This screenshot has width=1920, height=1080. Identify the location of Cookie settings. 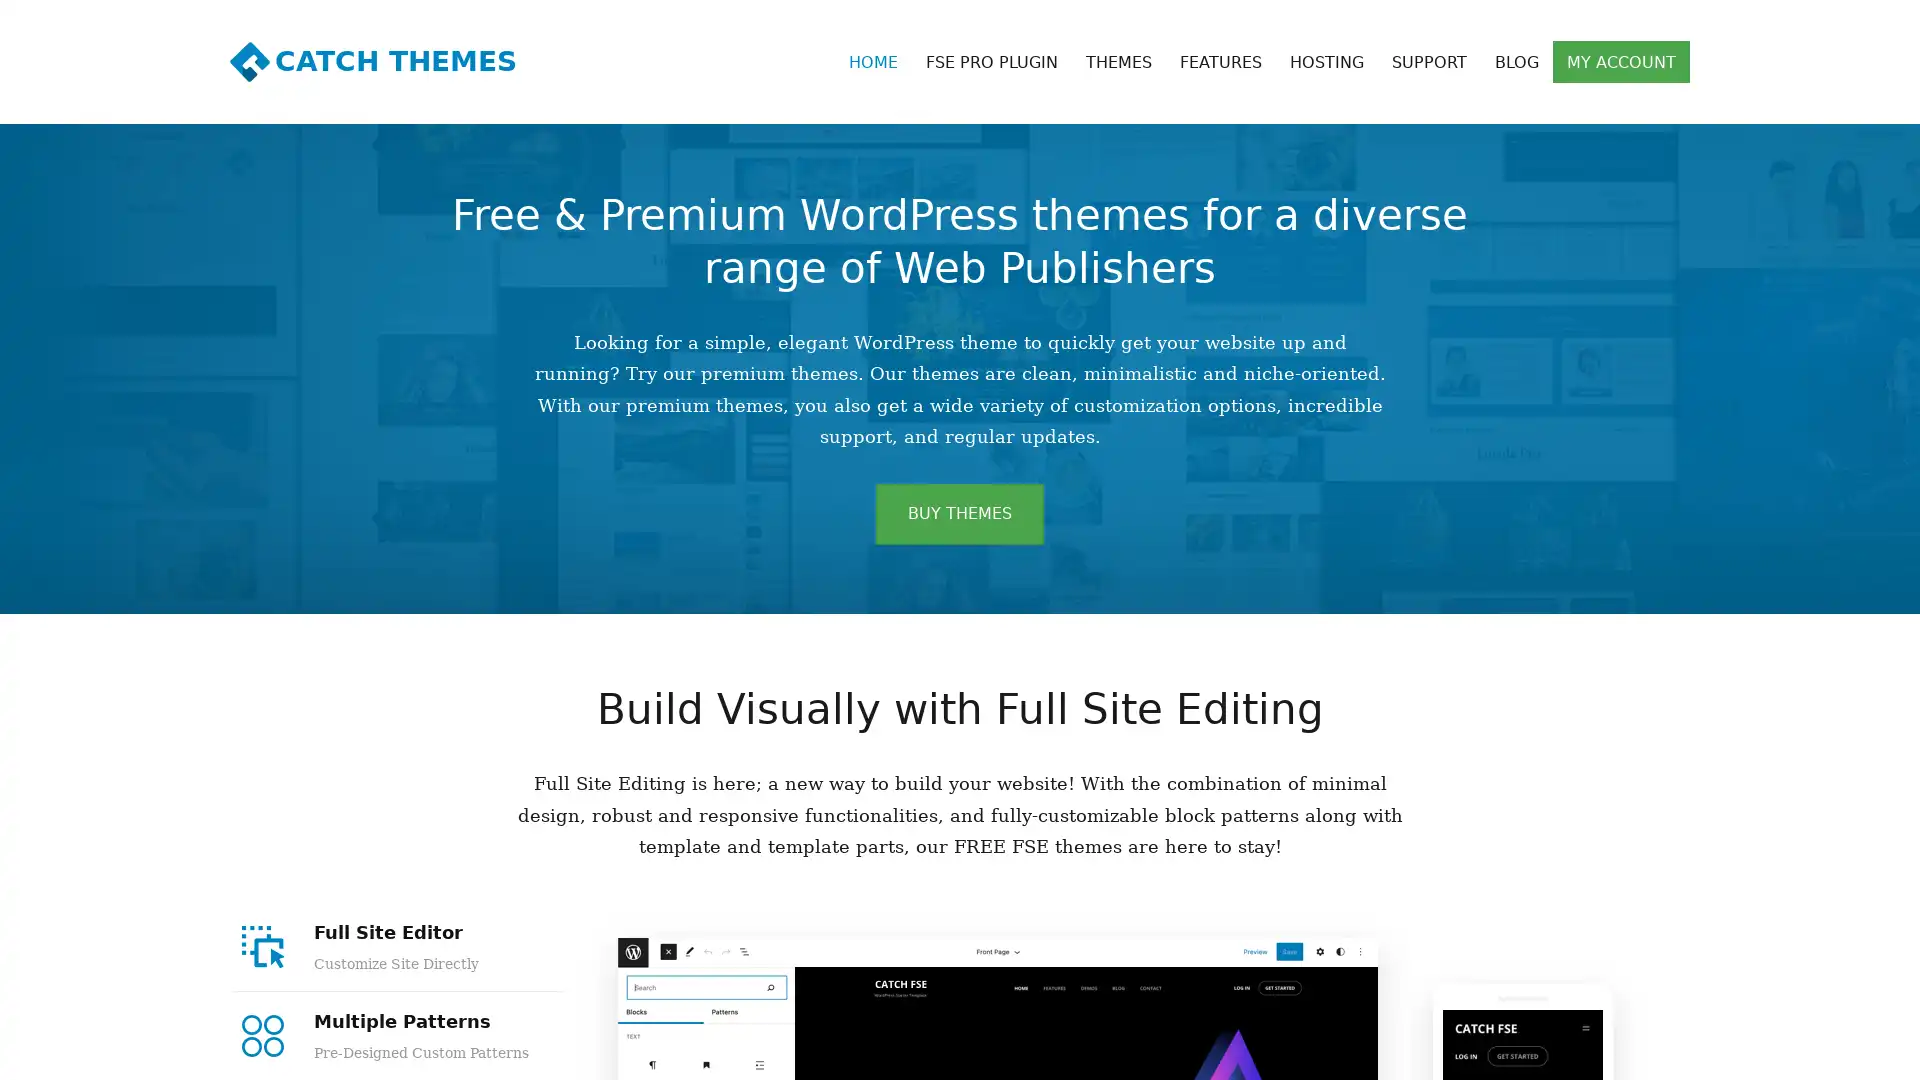
(1769, 1054).